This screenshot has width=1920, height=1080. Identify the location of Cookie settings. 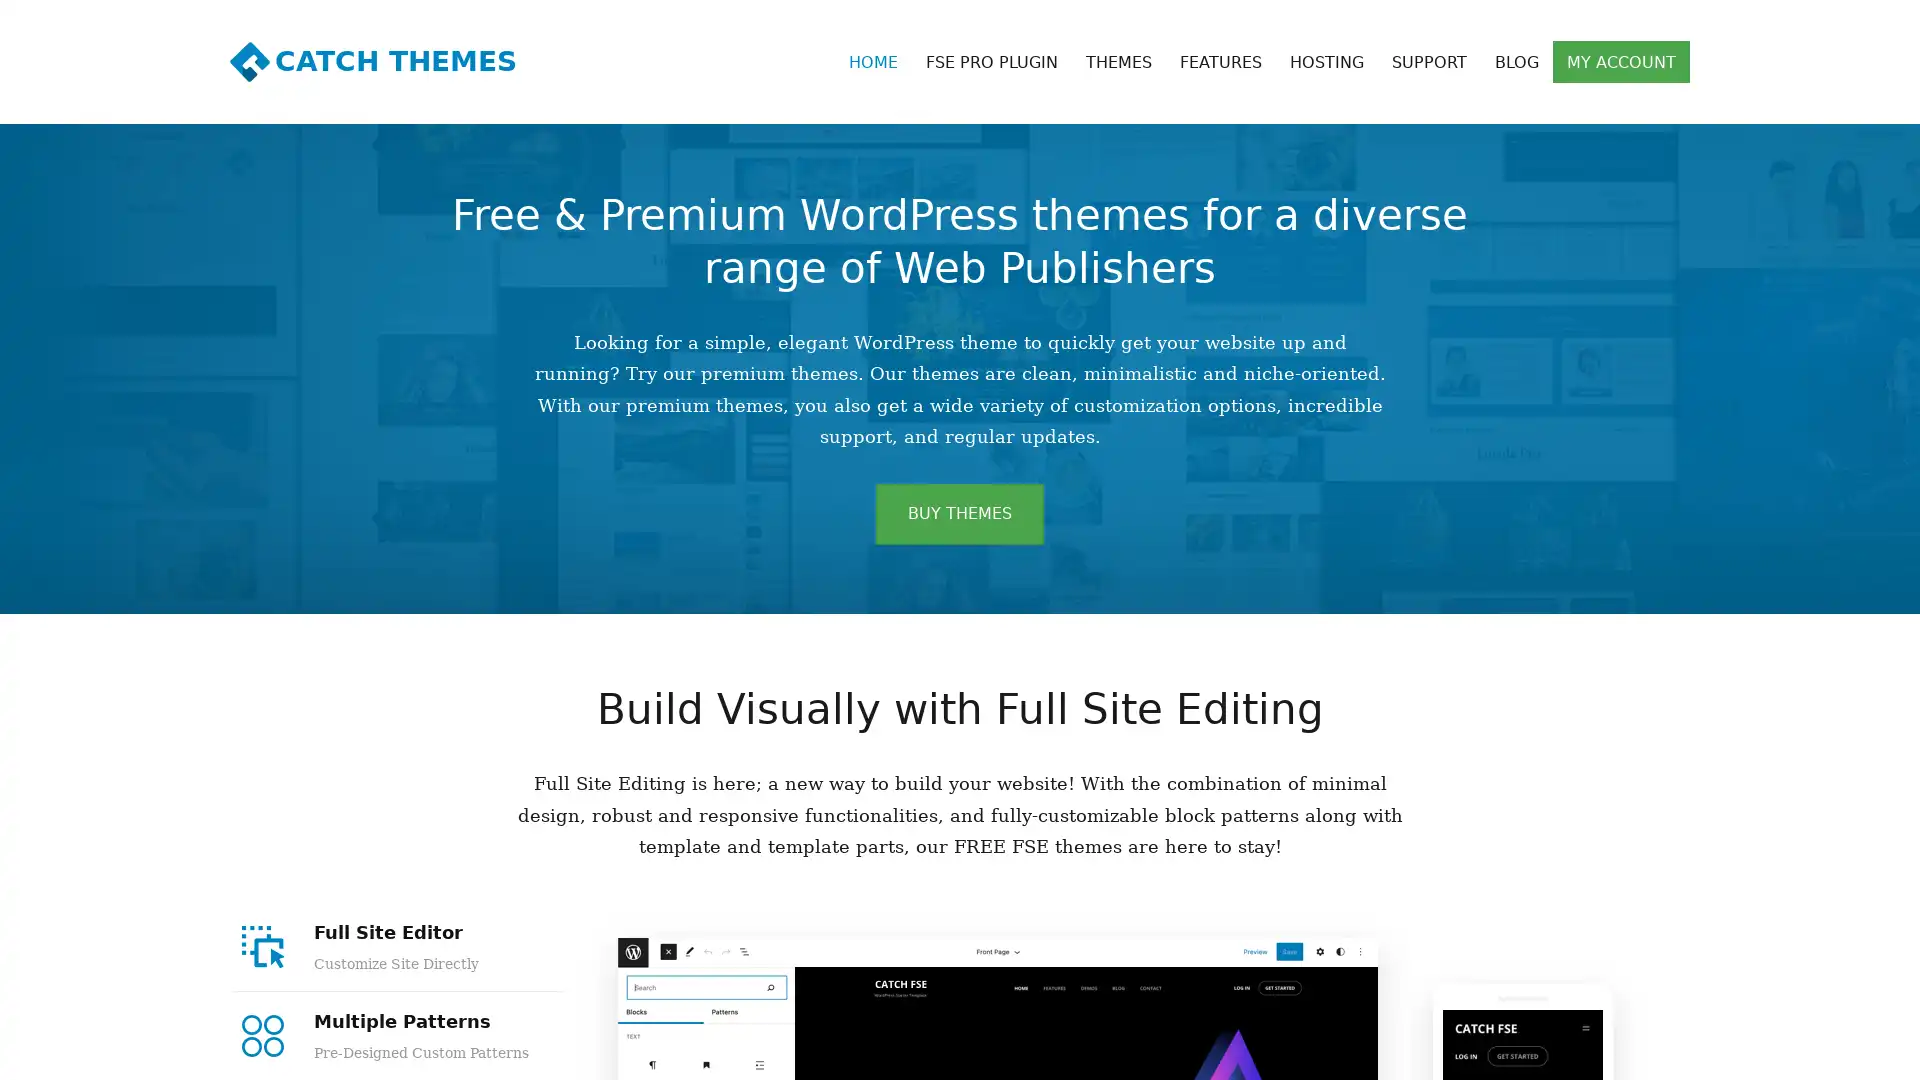
(1769, 1054).